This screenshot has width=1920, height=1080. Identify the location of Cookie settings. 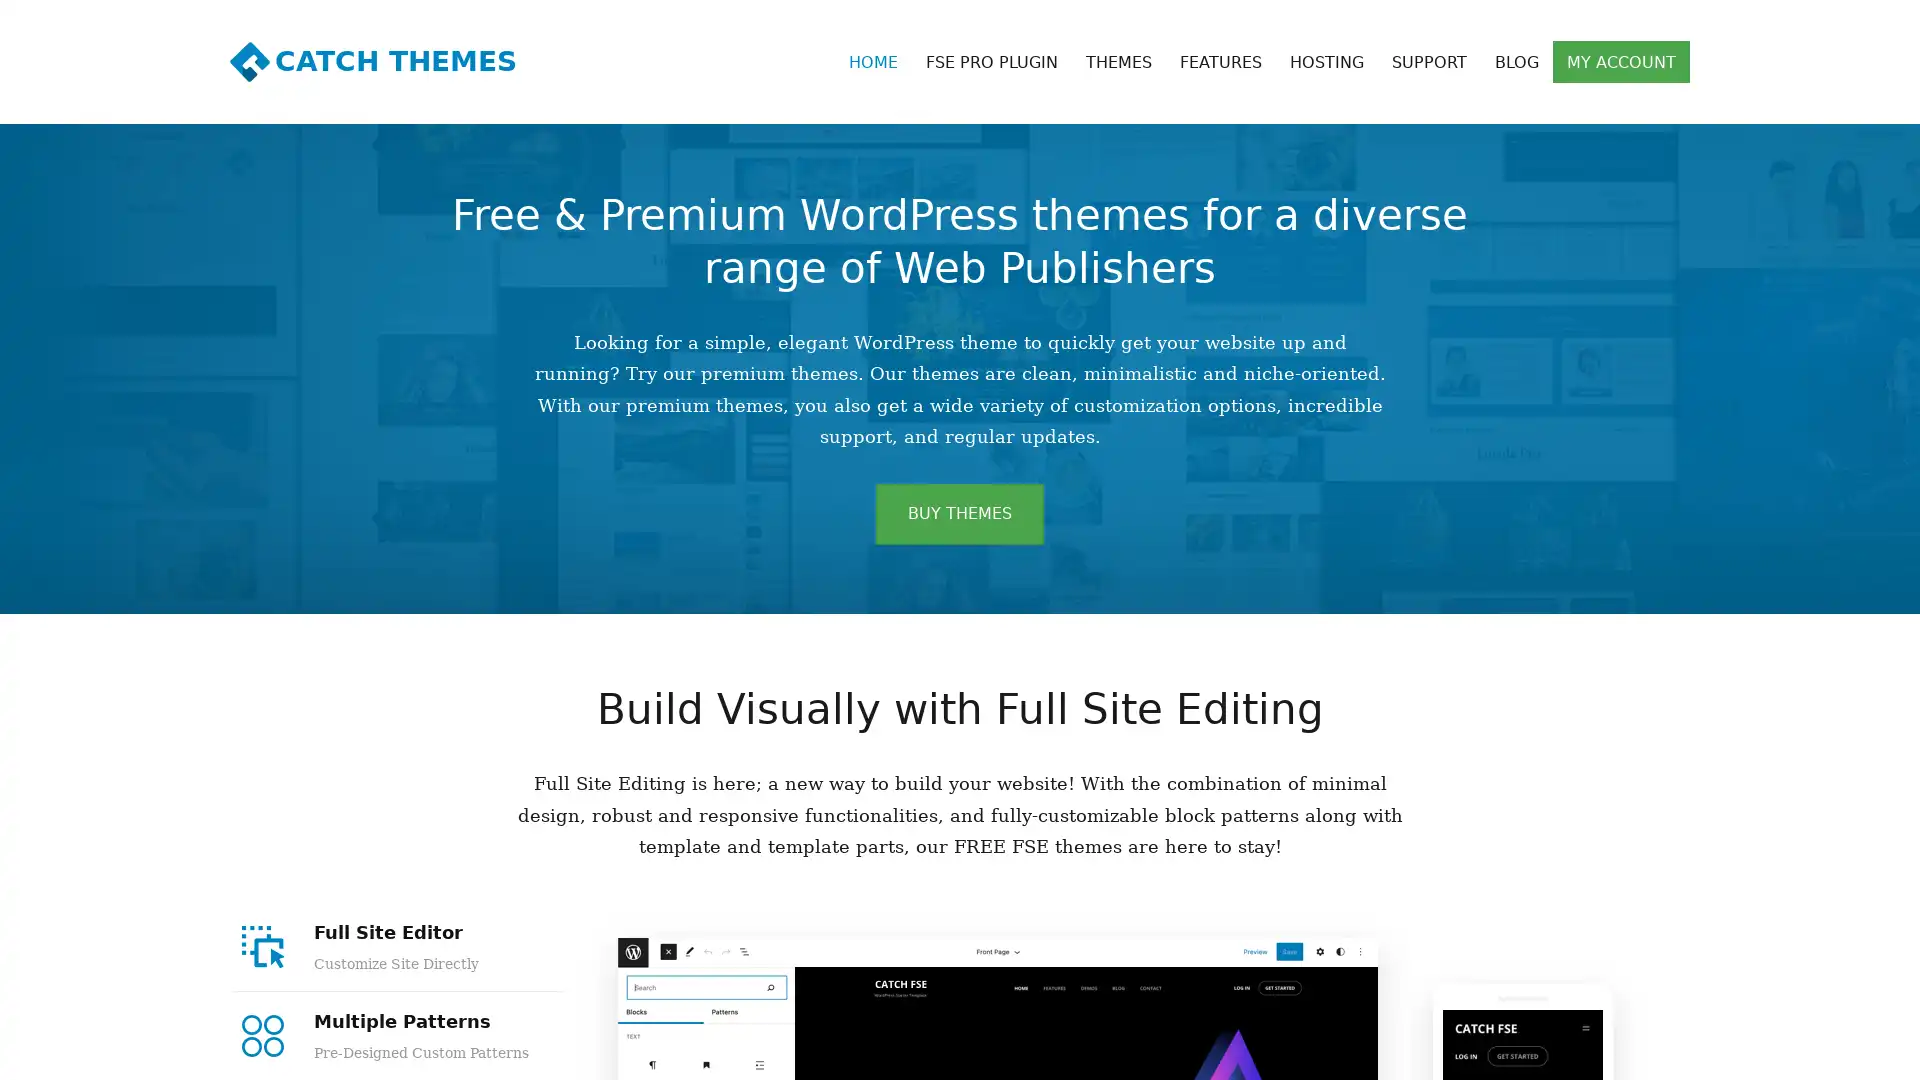
(1769, 1054).